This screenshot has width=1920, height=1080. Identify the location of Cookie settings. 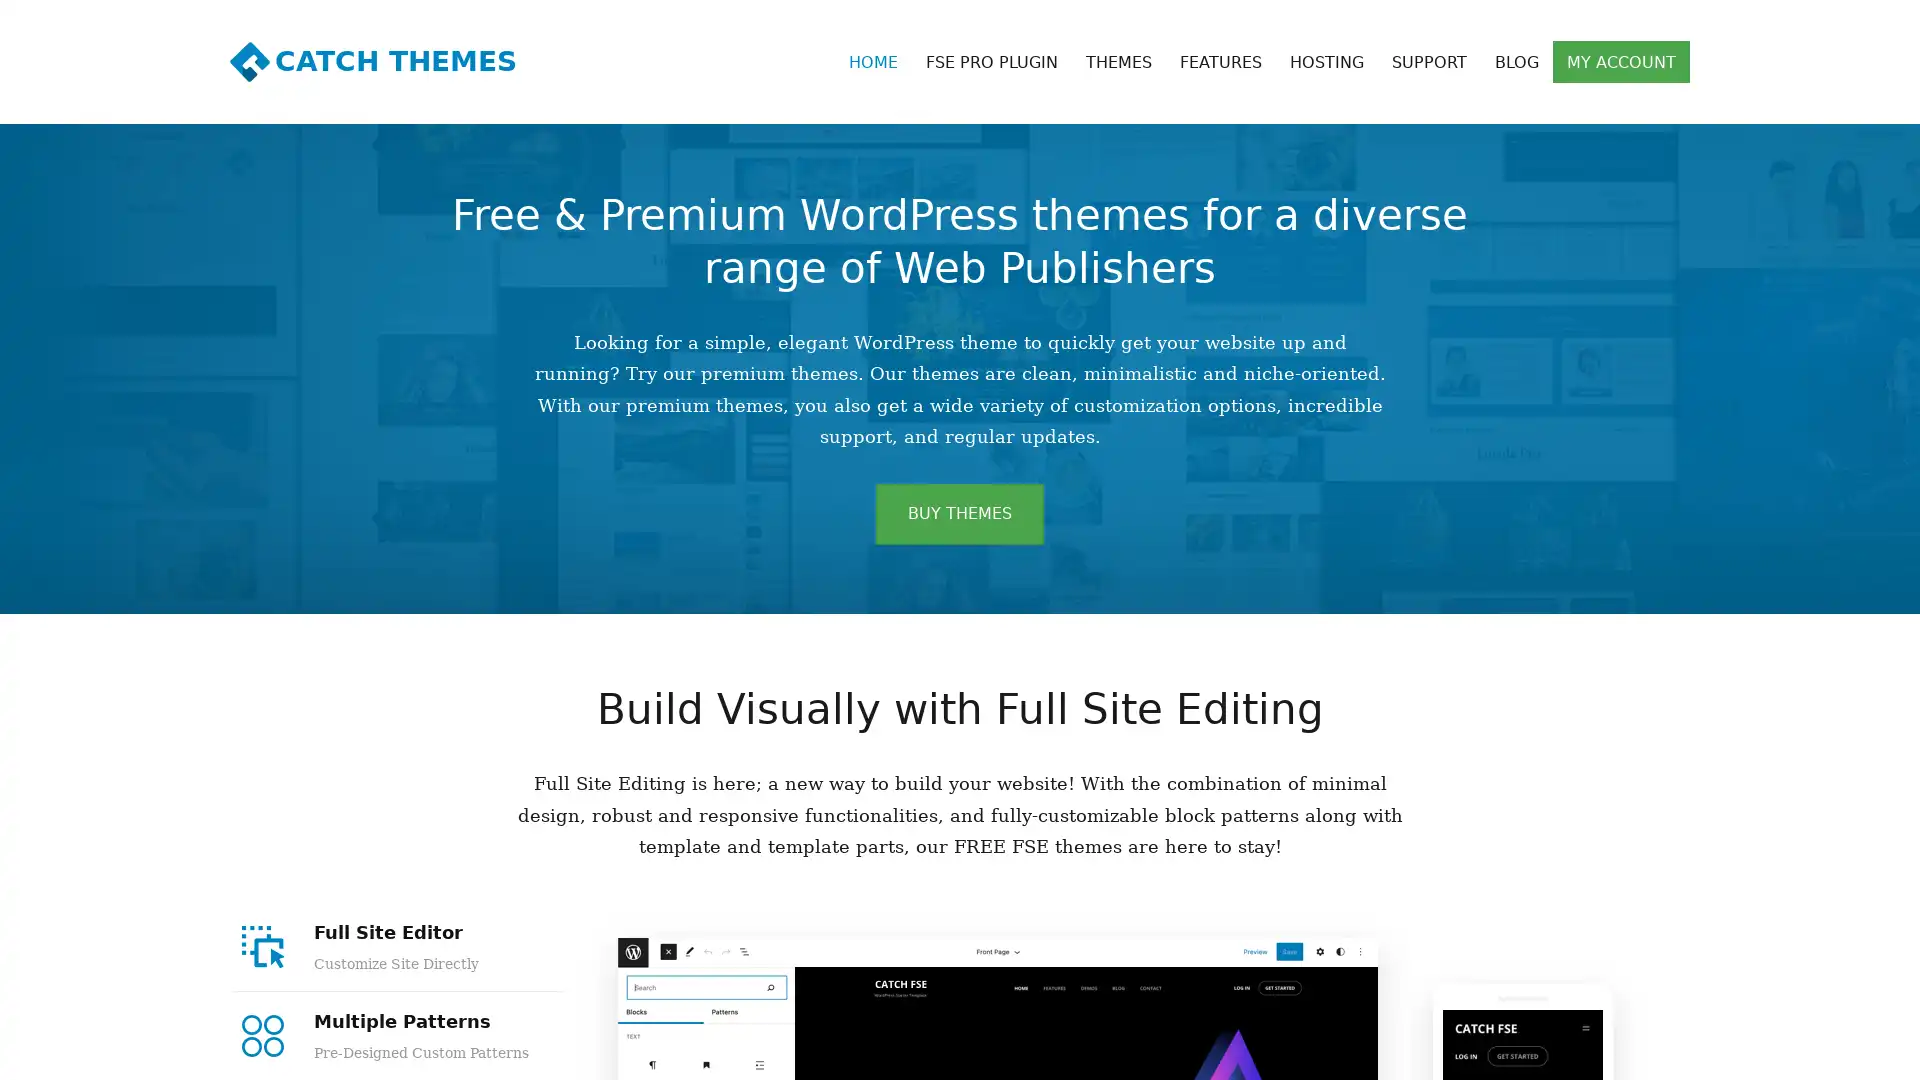
(1769, 1054).